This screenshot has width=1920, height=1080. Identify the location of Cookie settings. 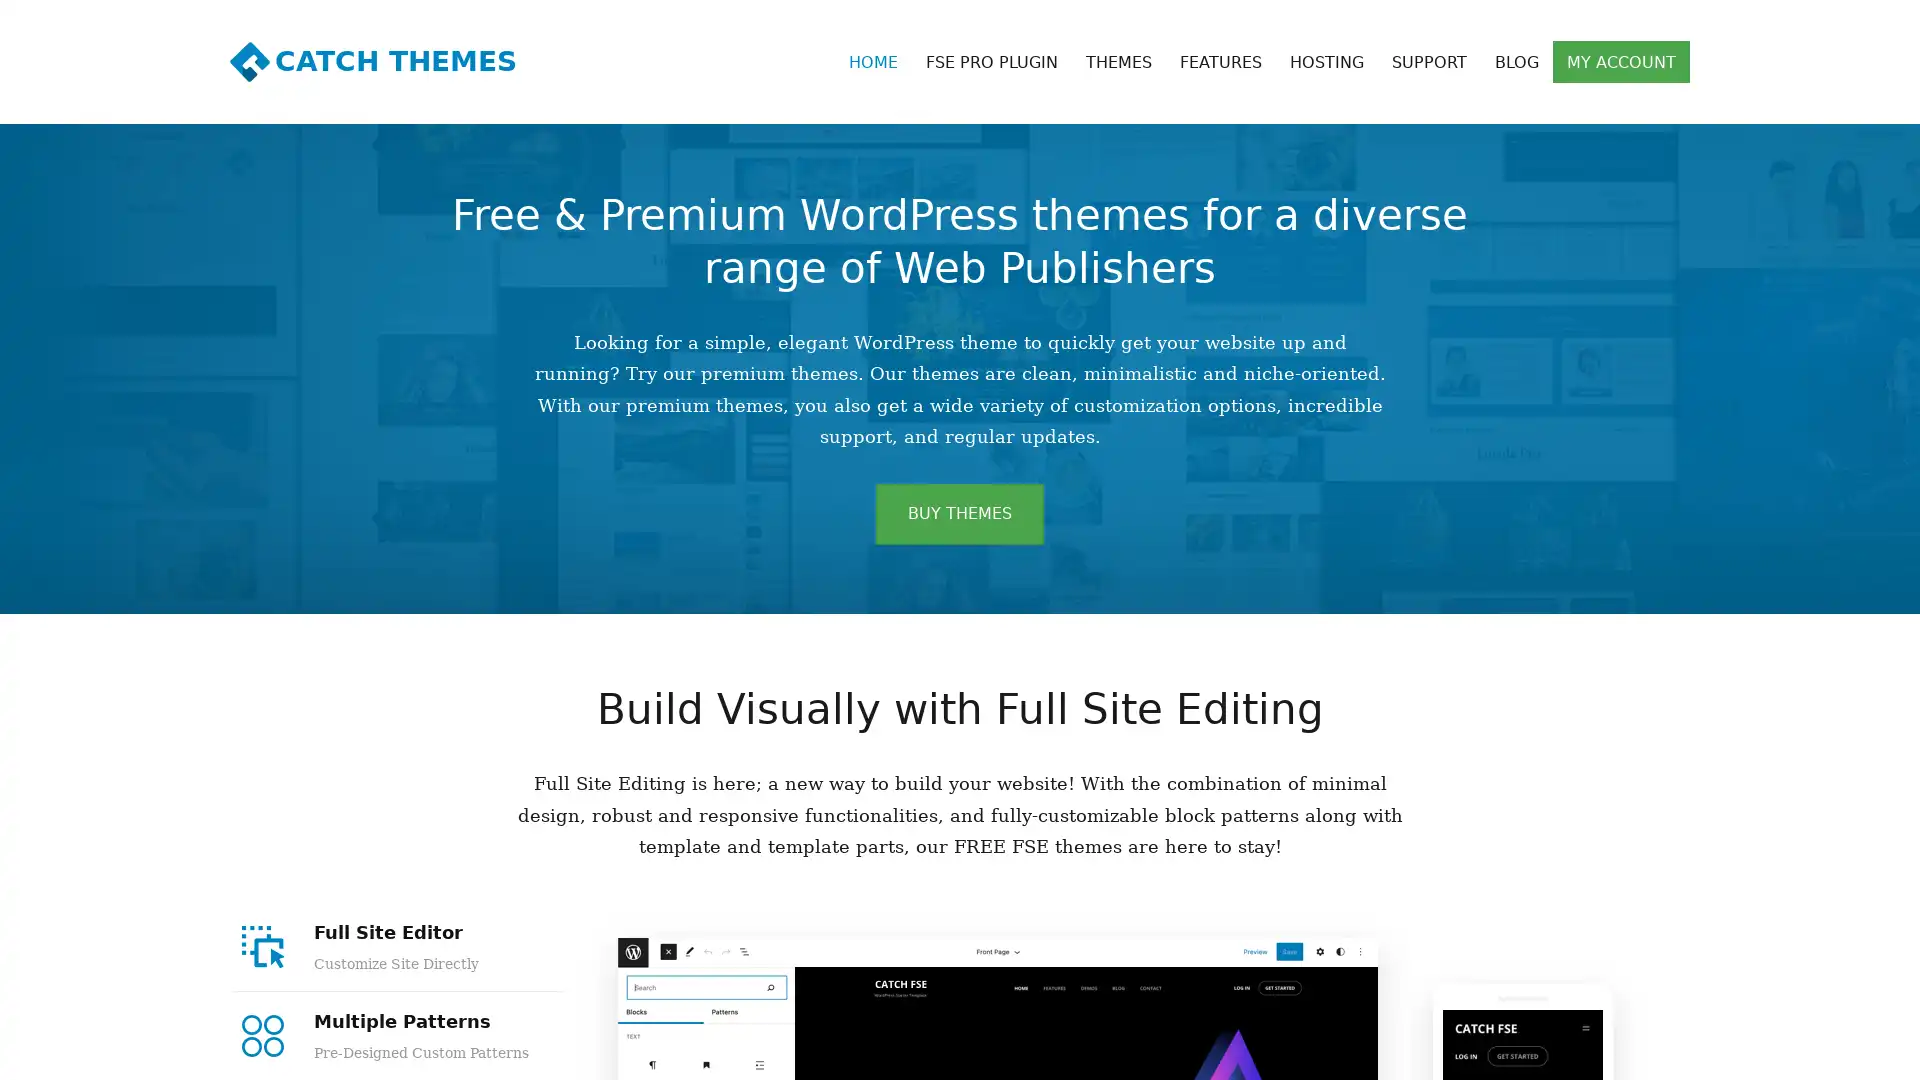
(1769, 1054).